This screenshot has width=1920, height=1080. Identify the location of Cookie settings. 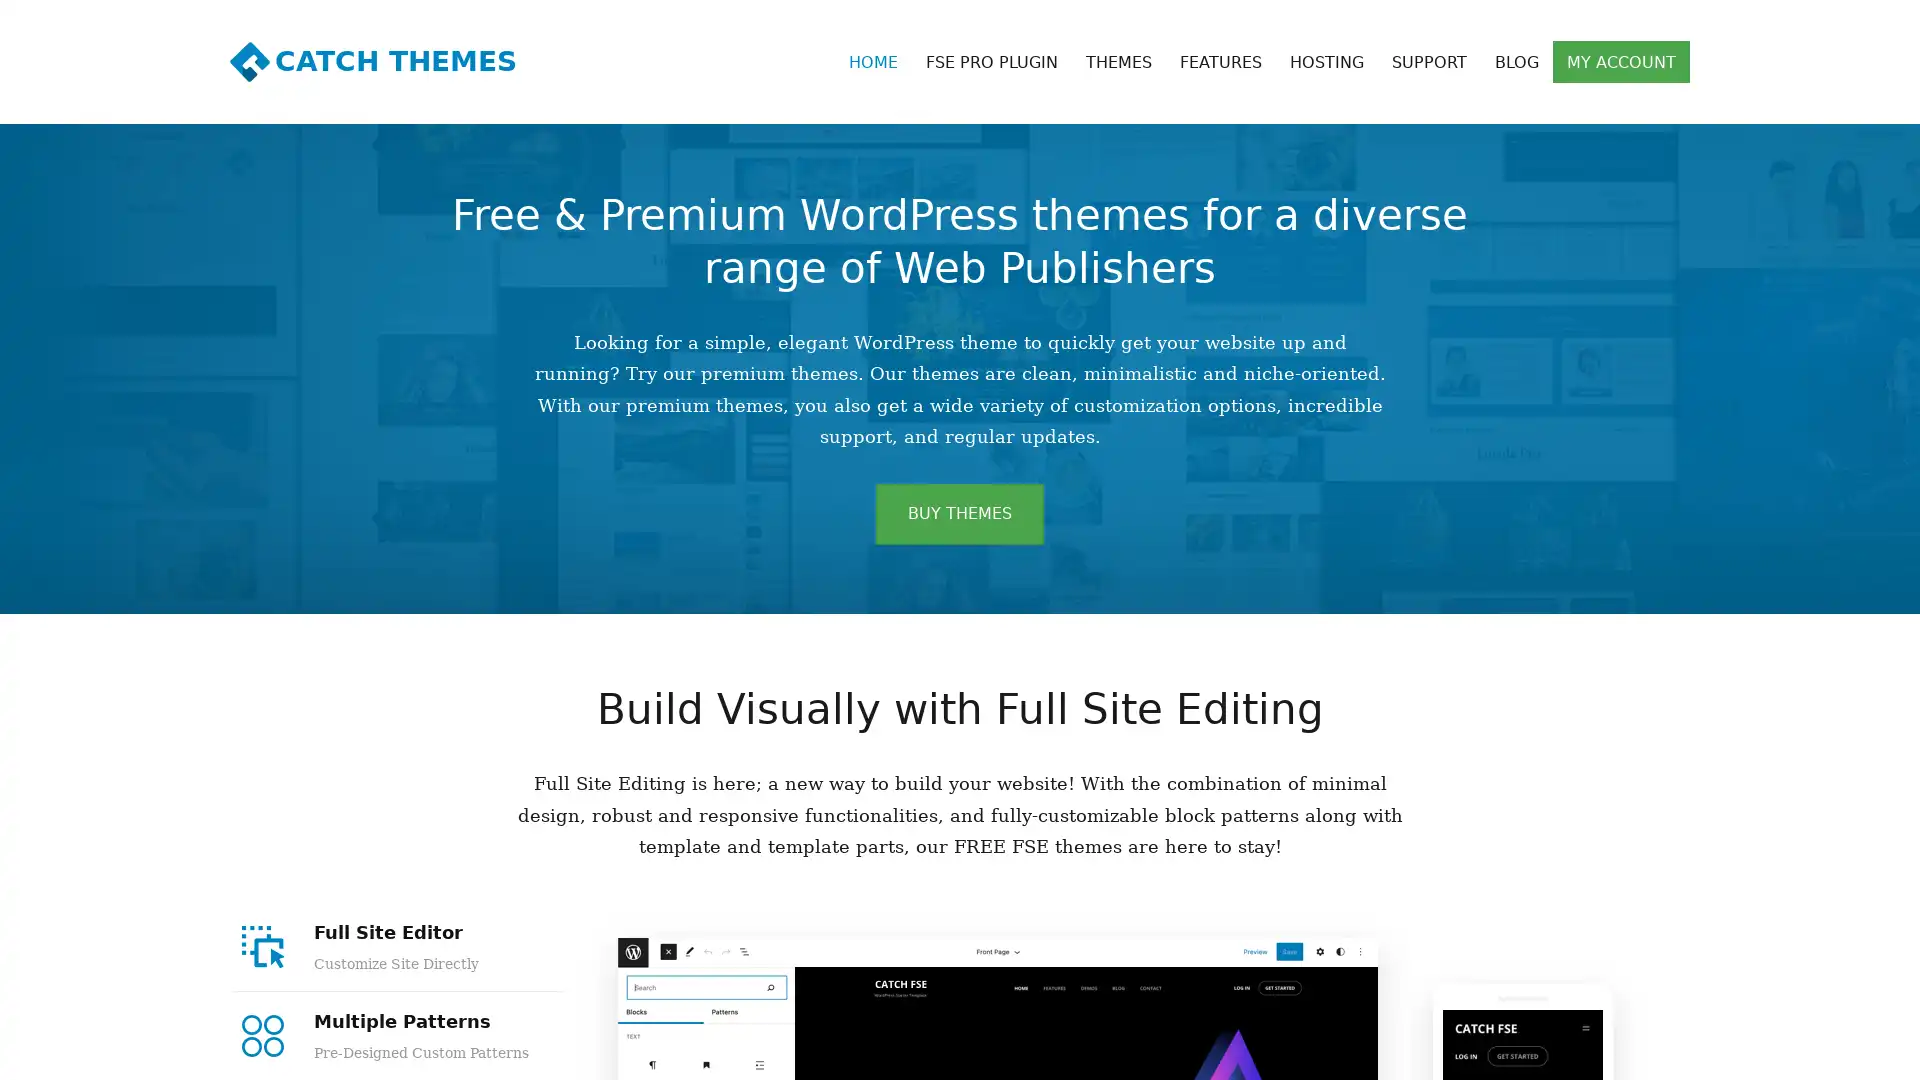
(1769, 1054).